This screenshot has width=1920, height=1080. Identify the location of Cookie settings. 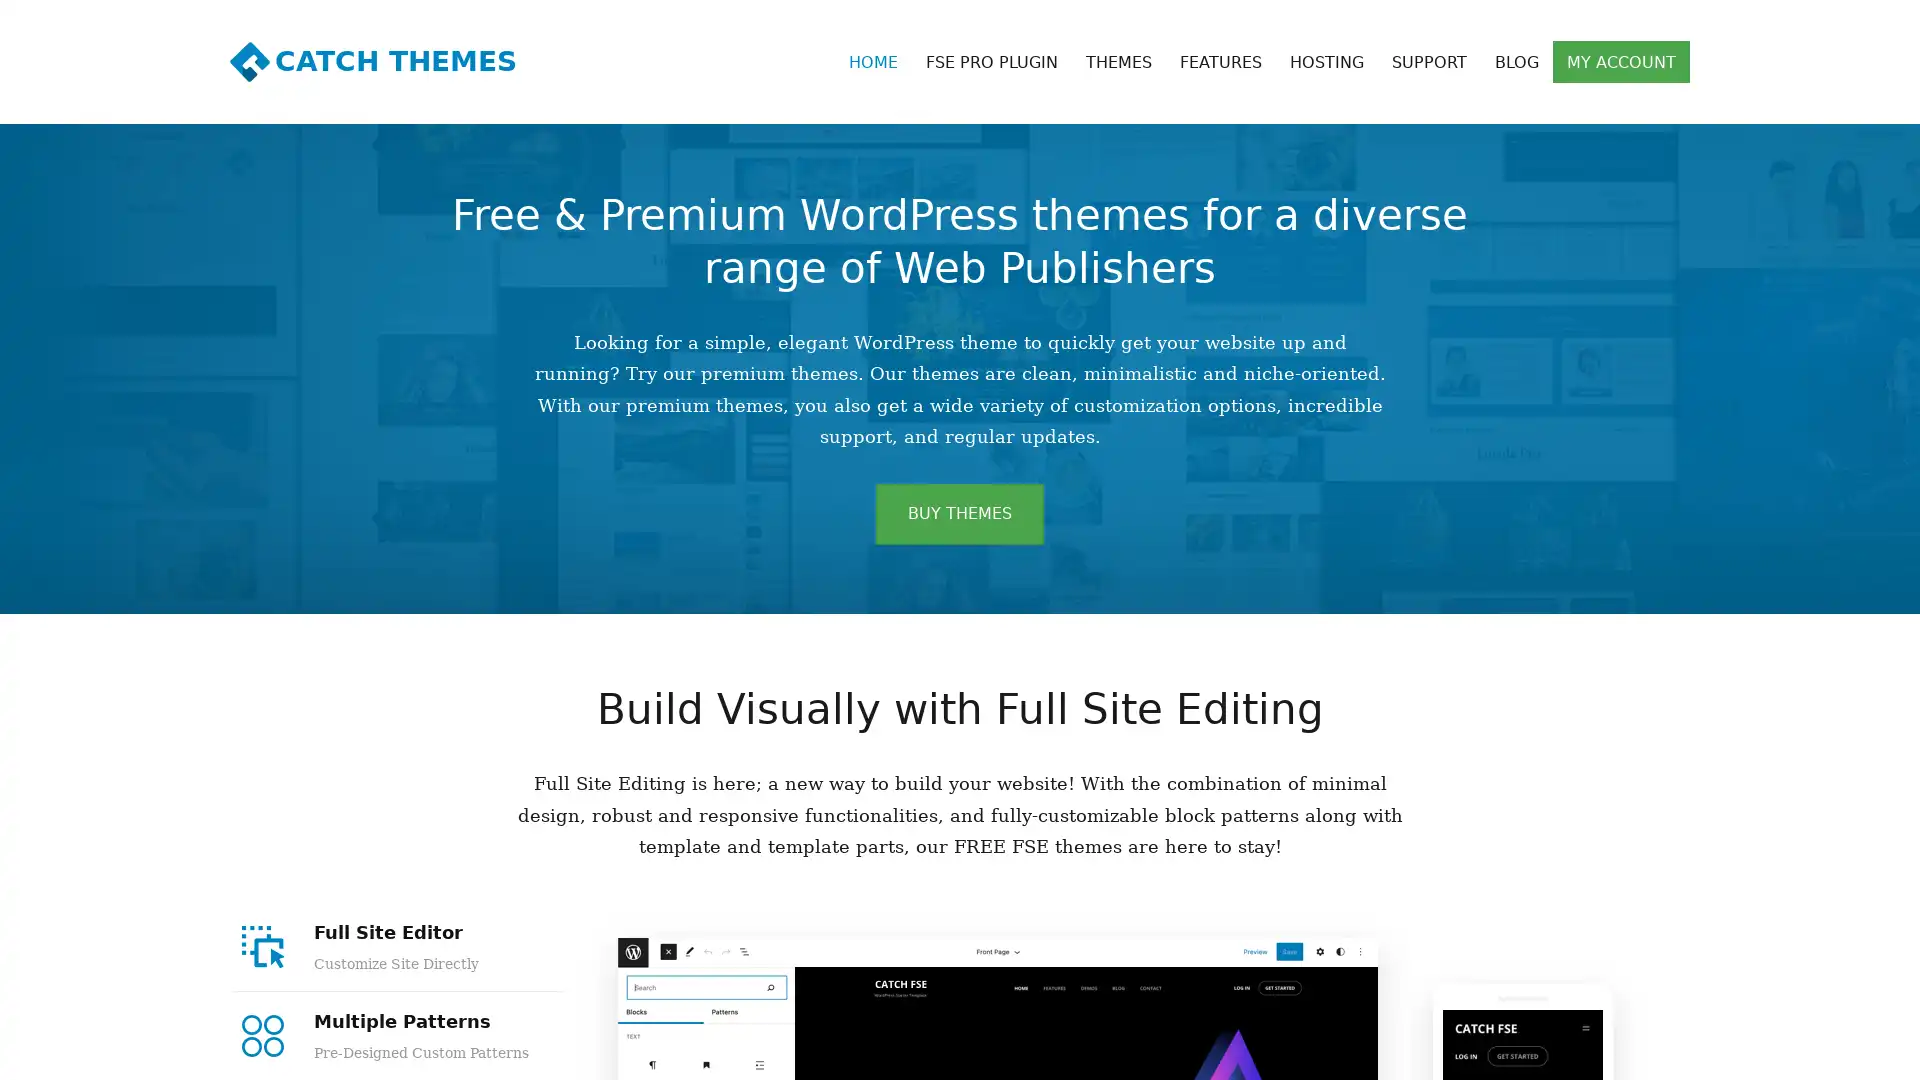
(1769, 1054).